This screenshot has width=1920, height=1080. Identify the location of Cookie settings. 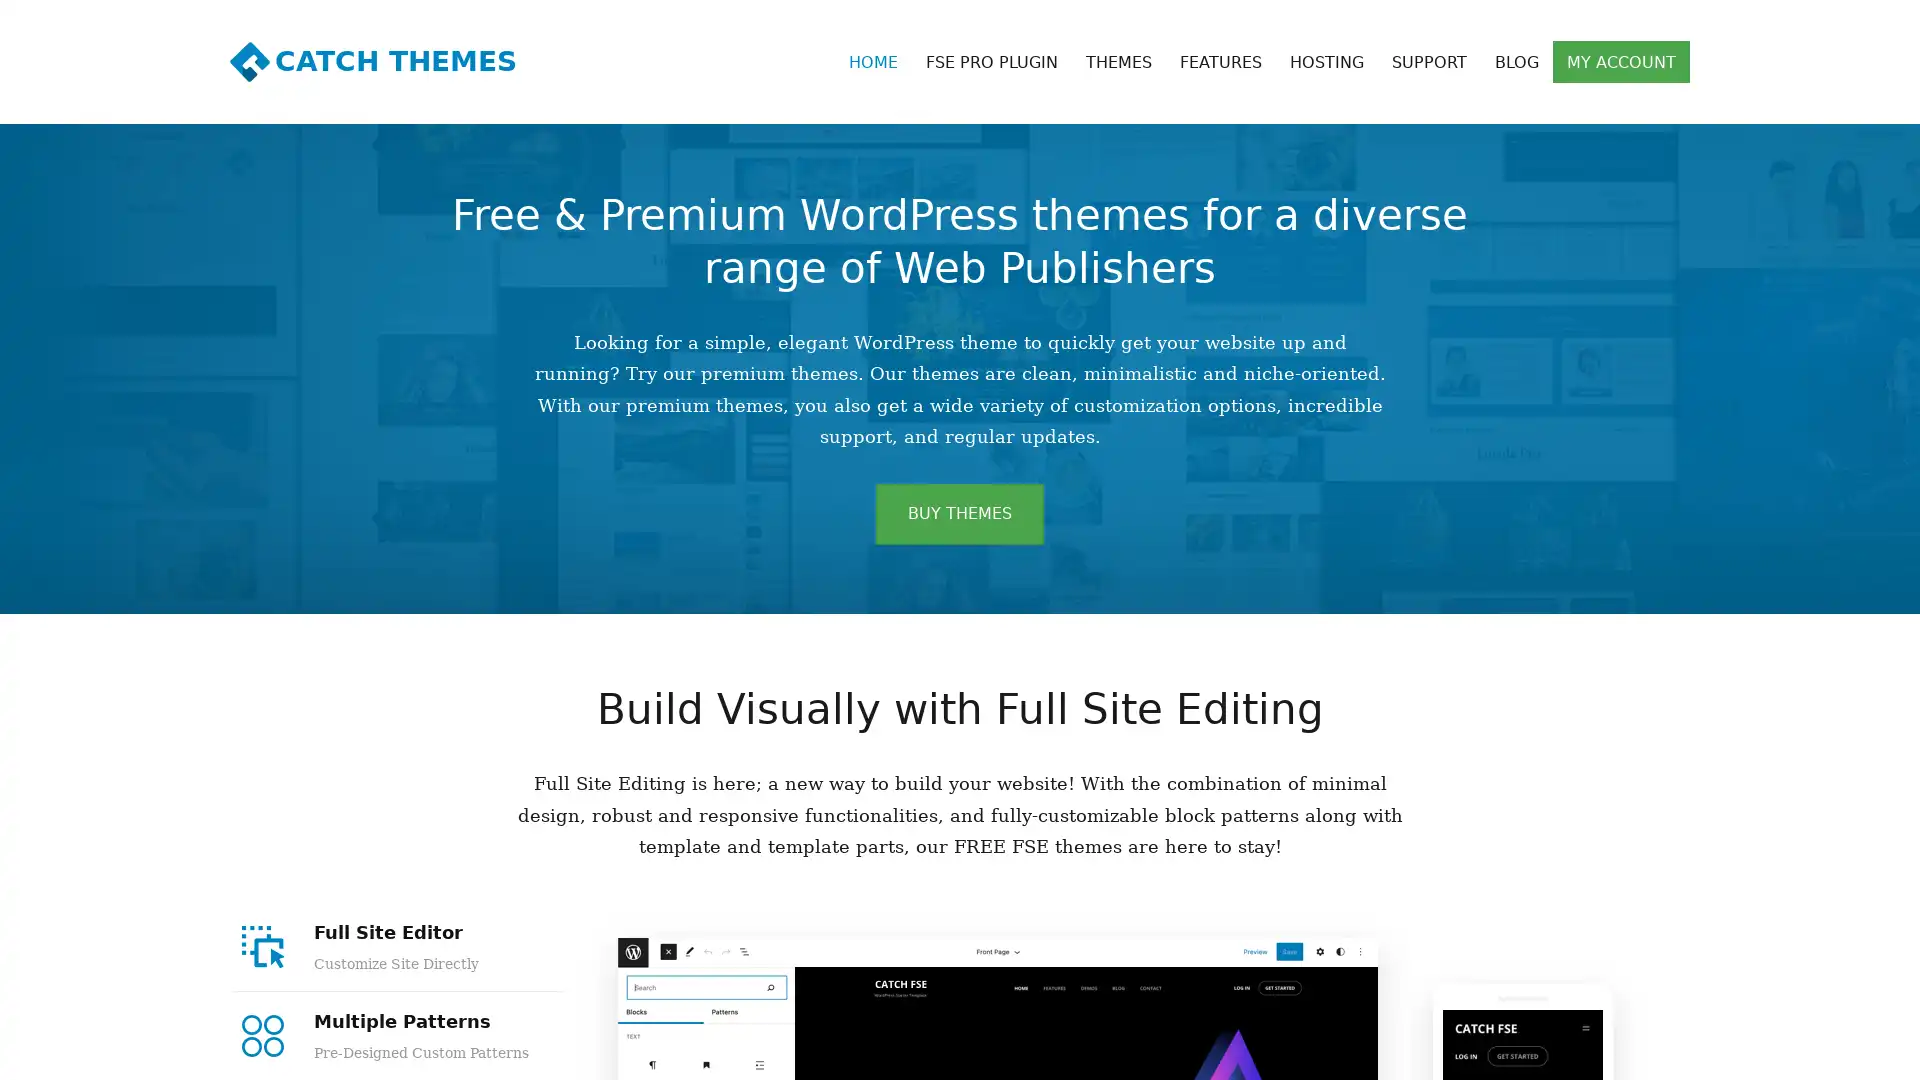
(1769, 1054).